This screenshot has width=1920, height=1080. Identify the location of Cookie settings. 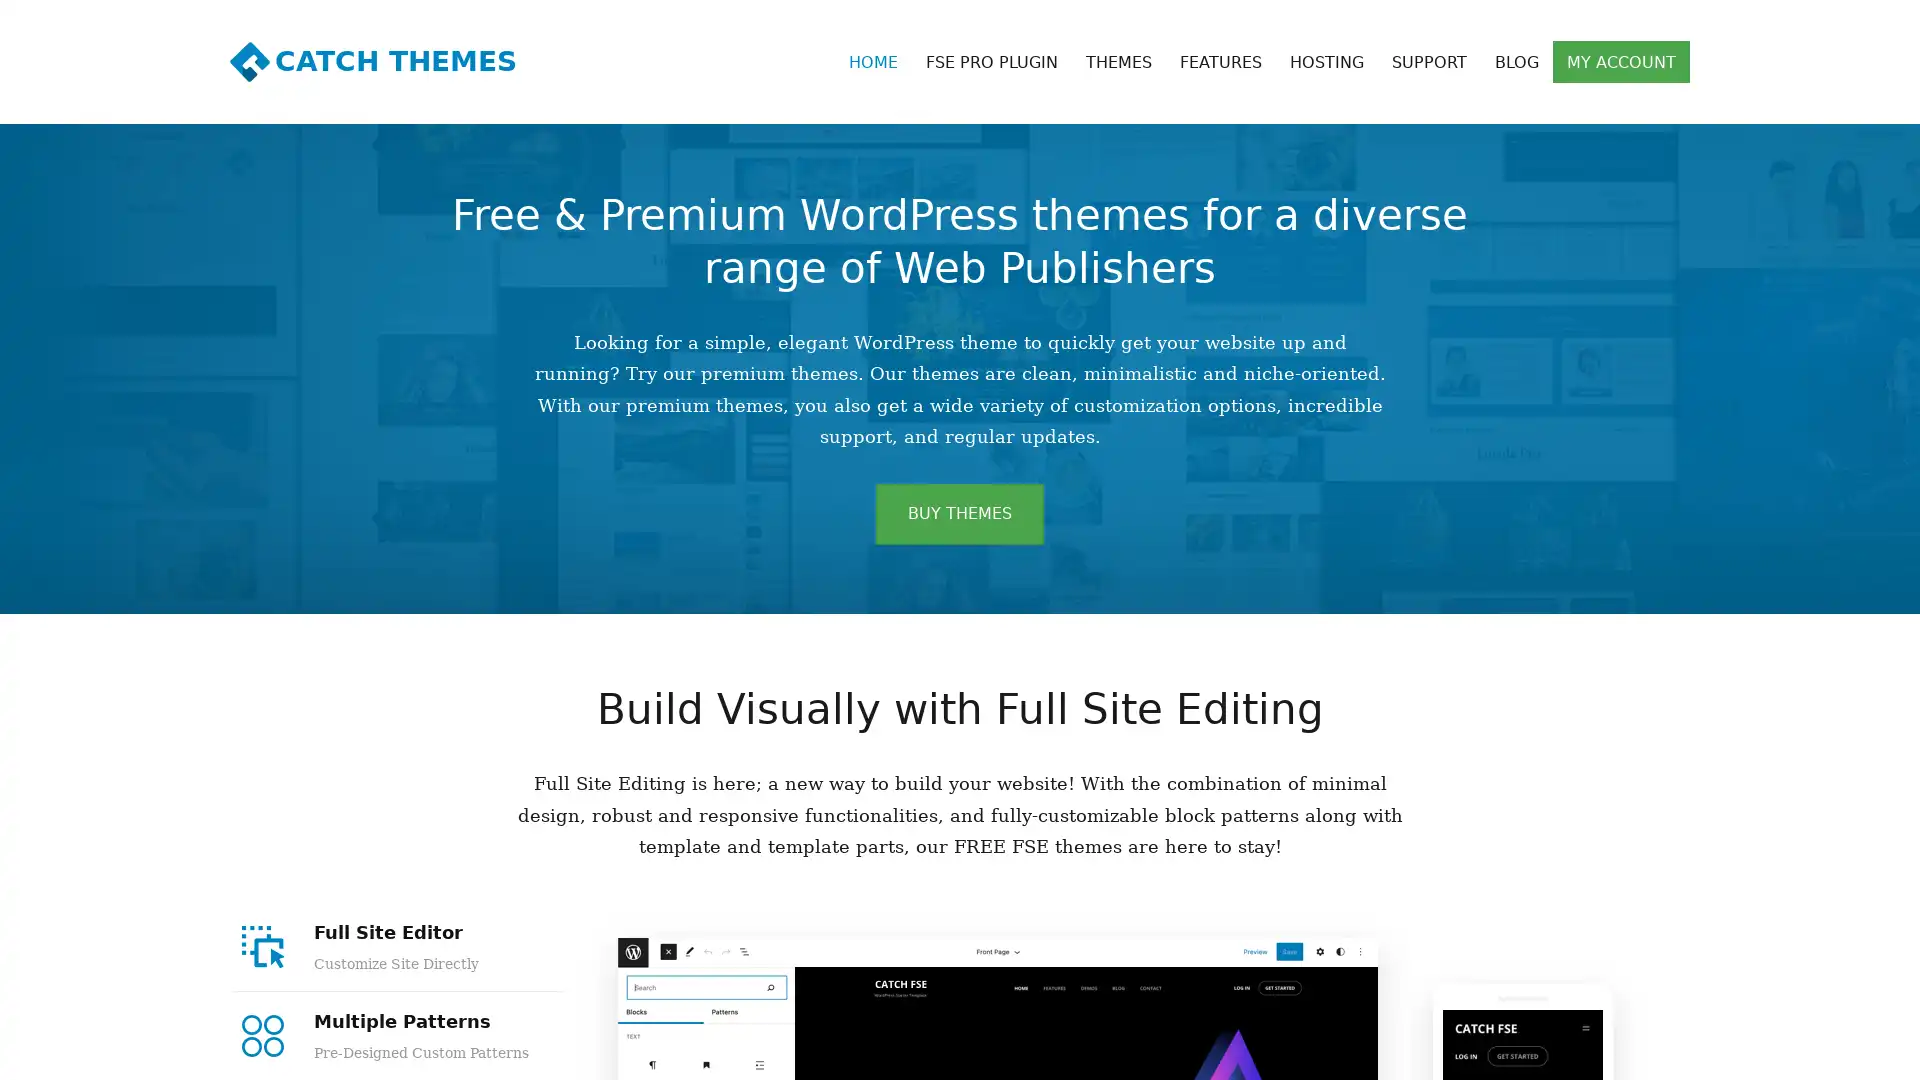
(1769, 1054).